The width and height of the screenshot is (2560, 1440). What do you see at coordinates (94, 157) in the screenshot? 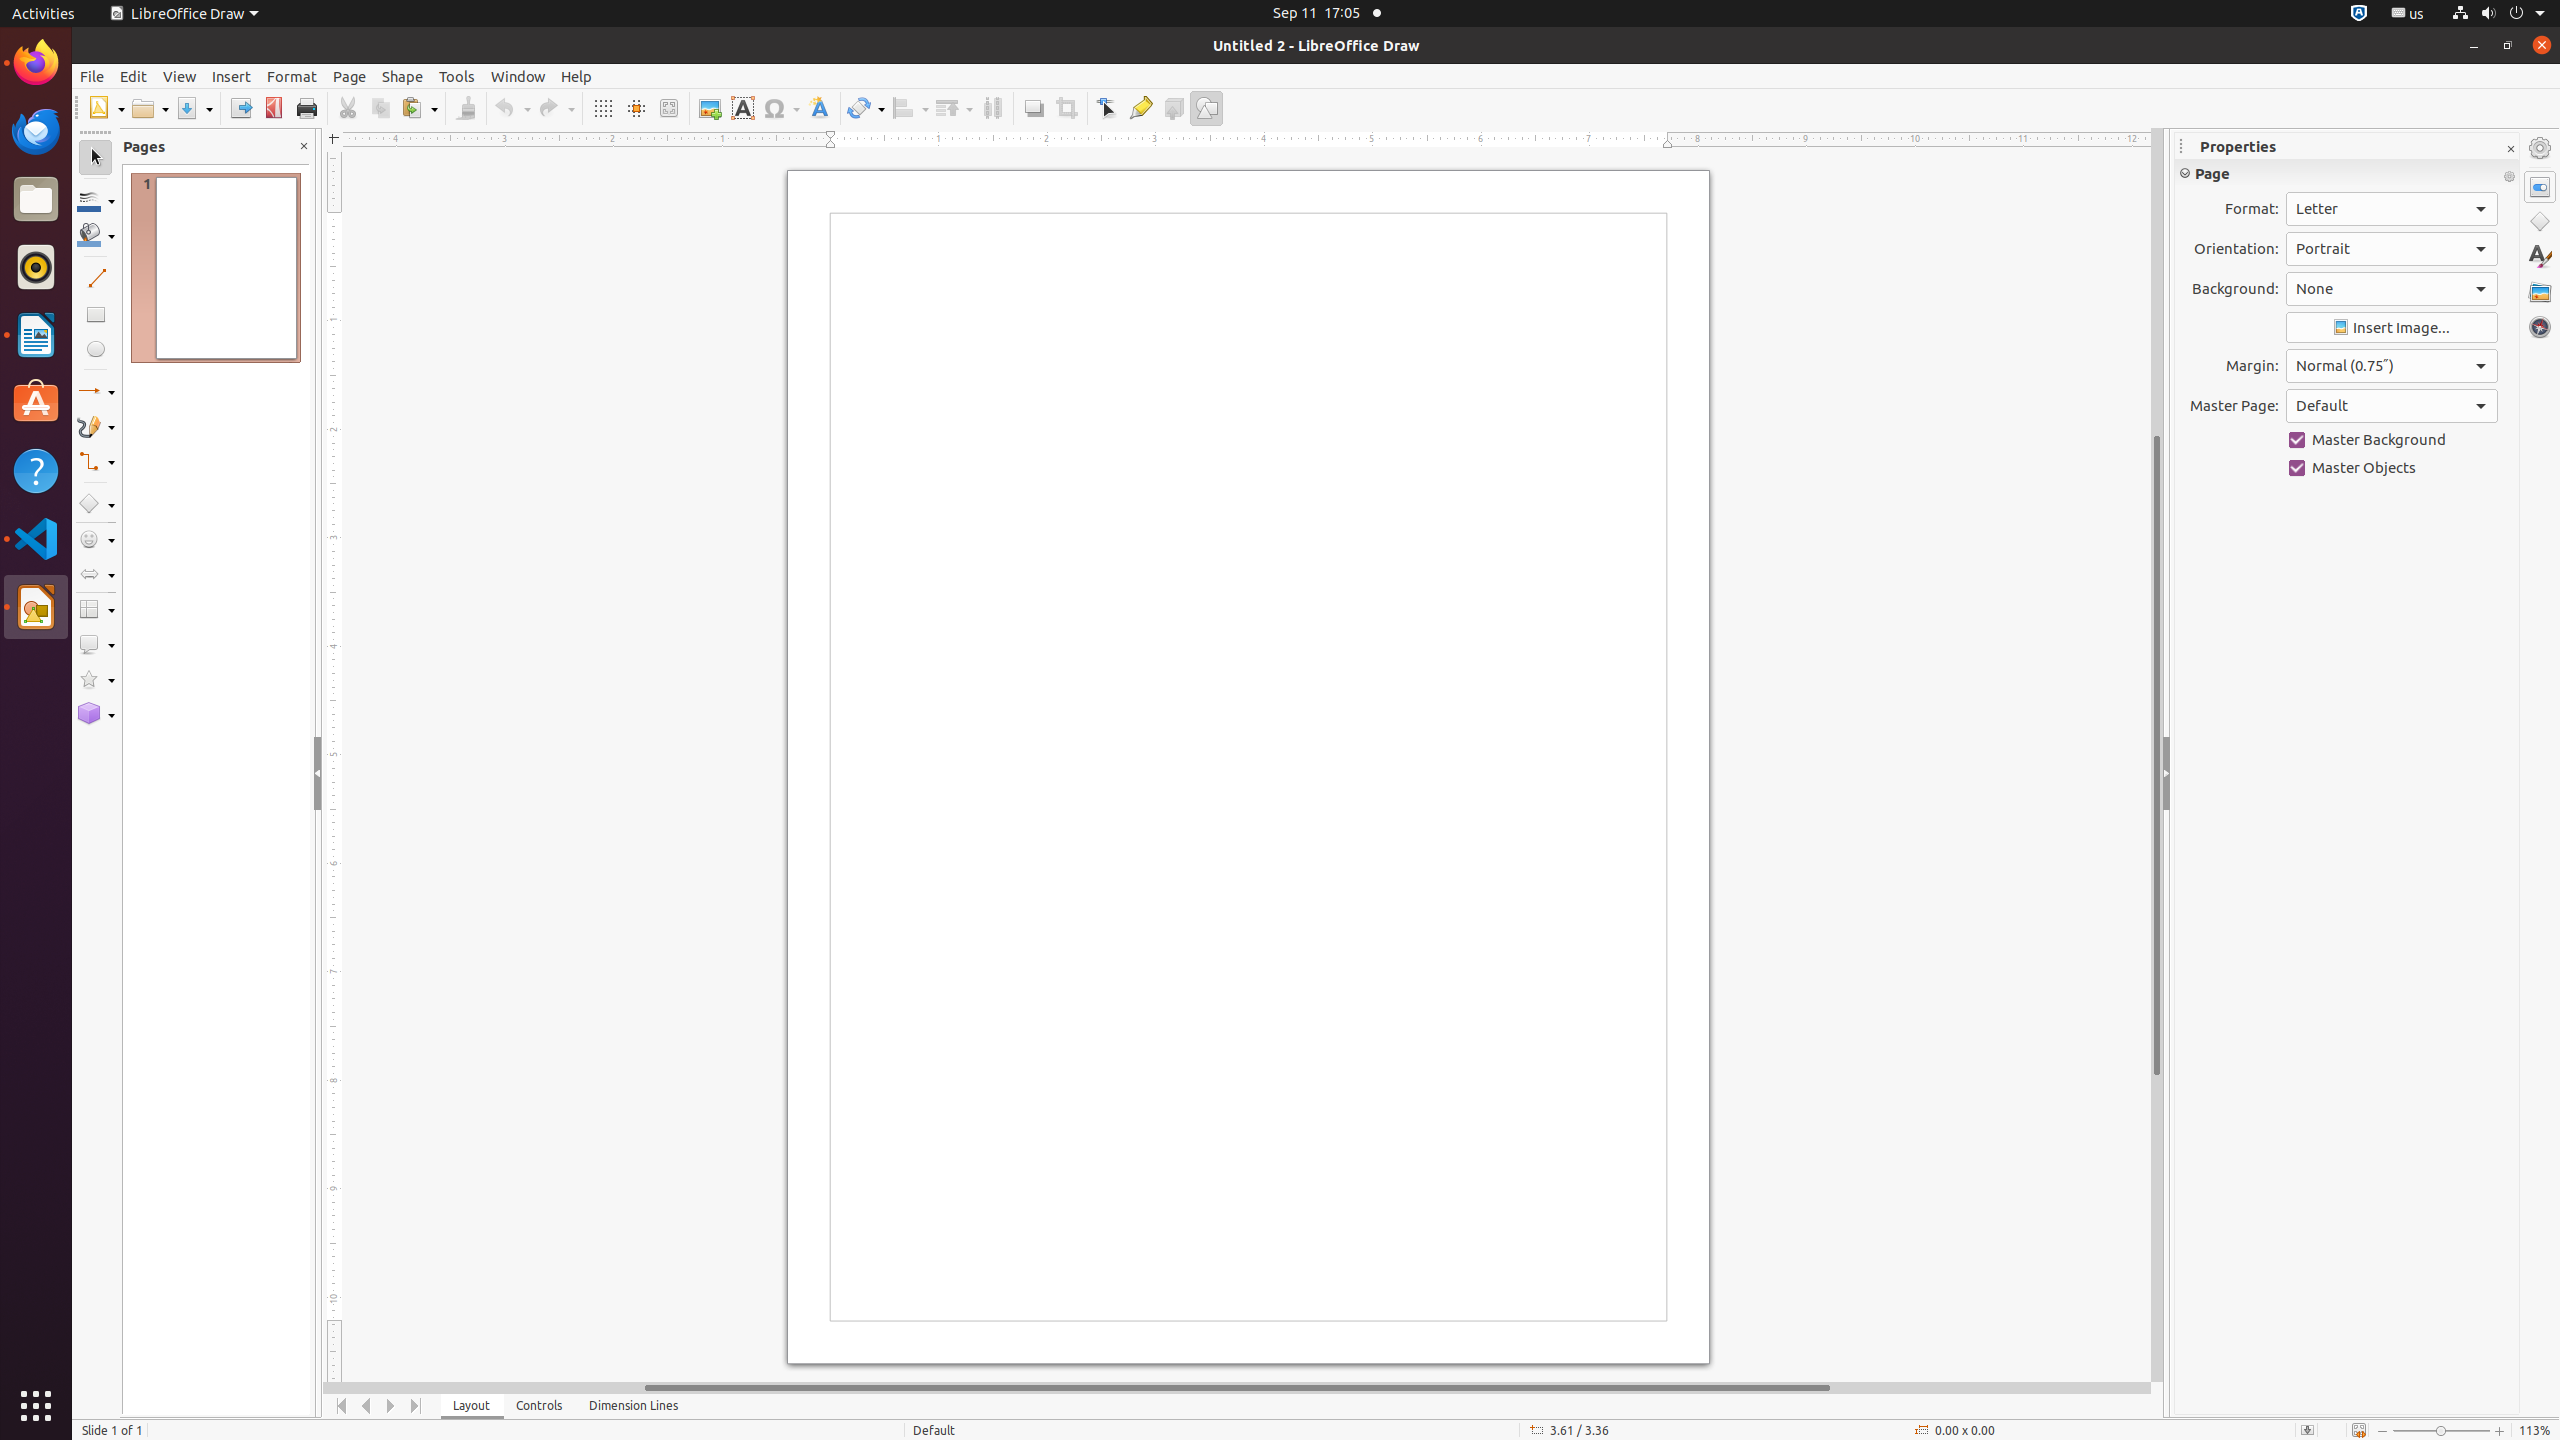
I see `'Select'` at bounding box center [94, 157].